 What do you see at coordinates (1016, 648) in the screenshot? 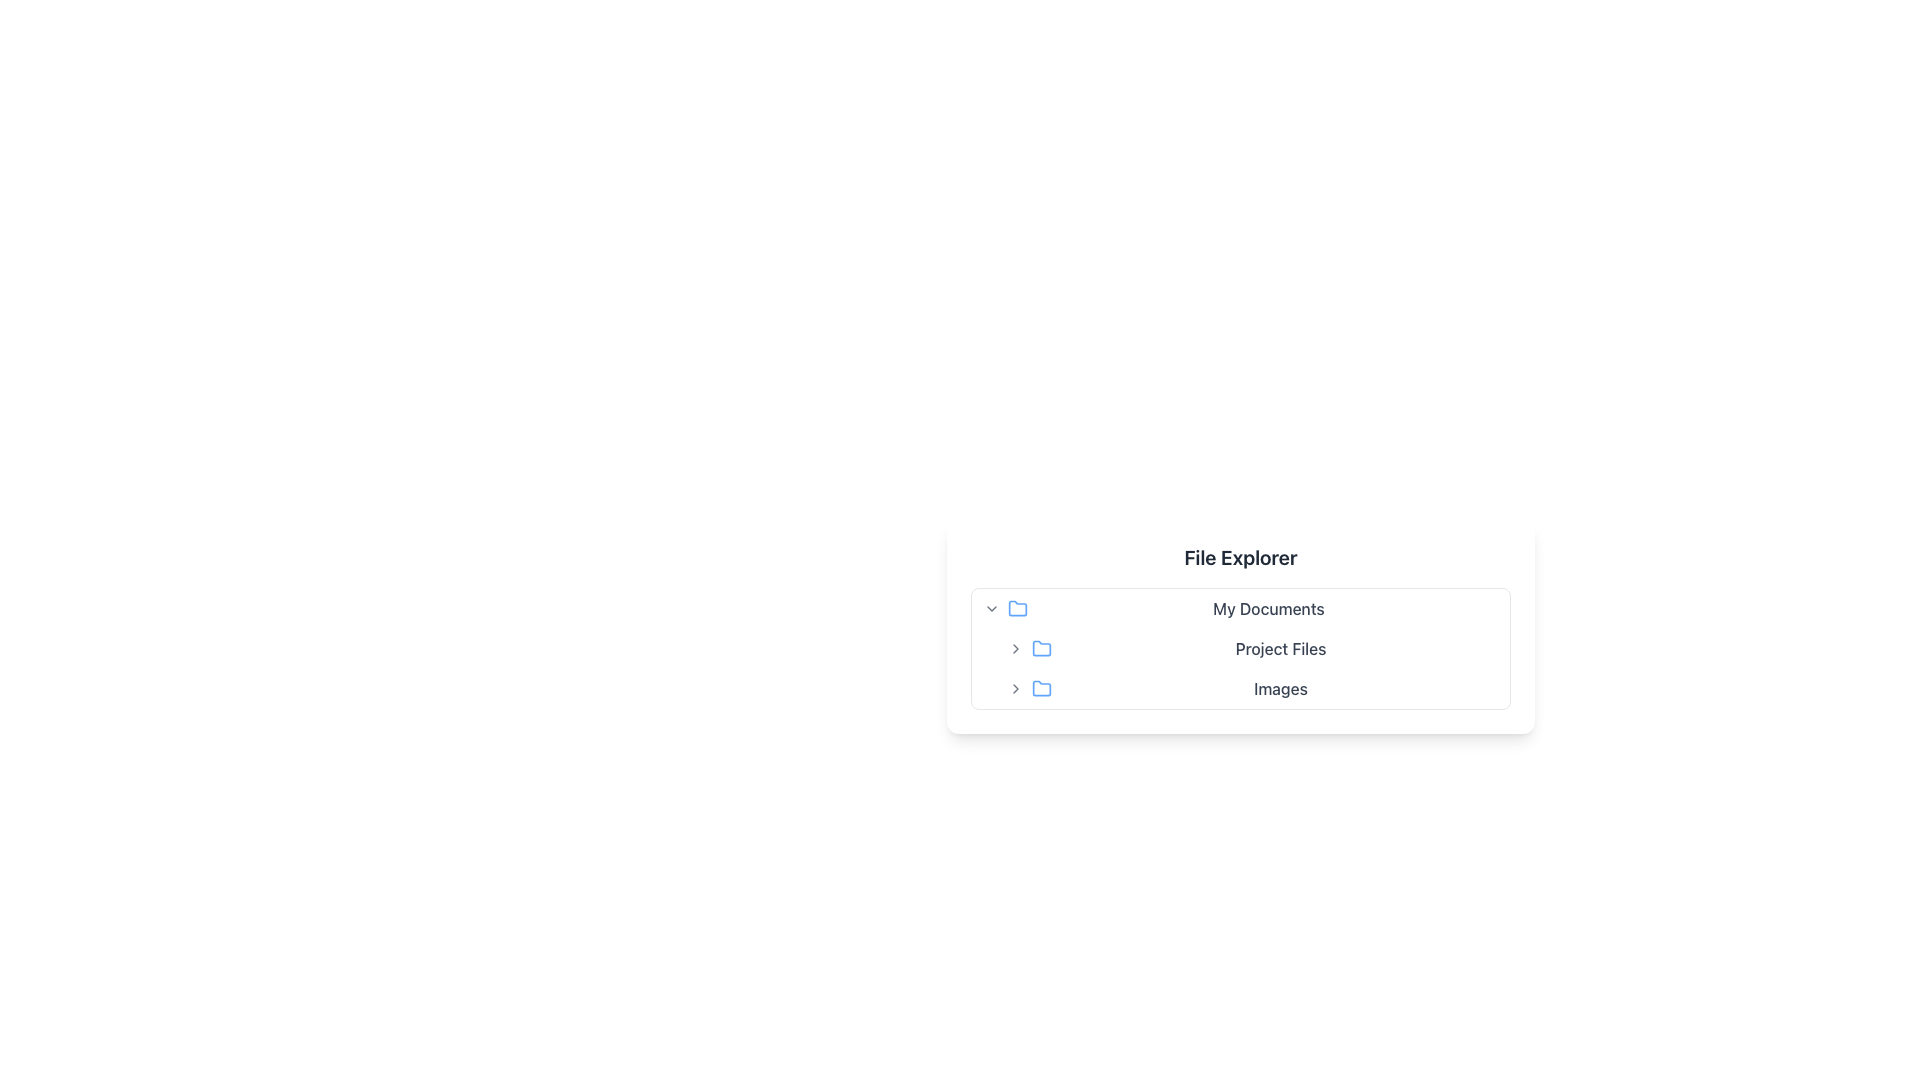
I see `the chevron icon that expands or collapses the 'Project Files' directory, located on the left side of the directory label` at bounding box center [1016, 648].